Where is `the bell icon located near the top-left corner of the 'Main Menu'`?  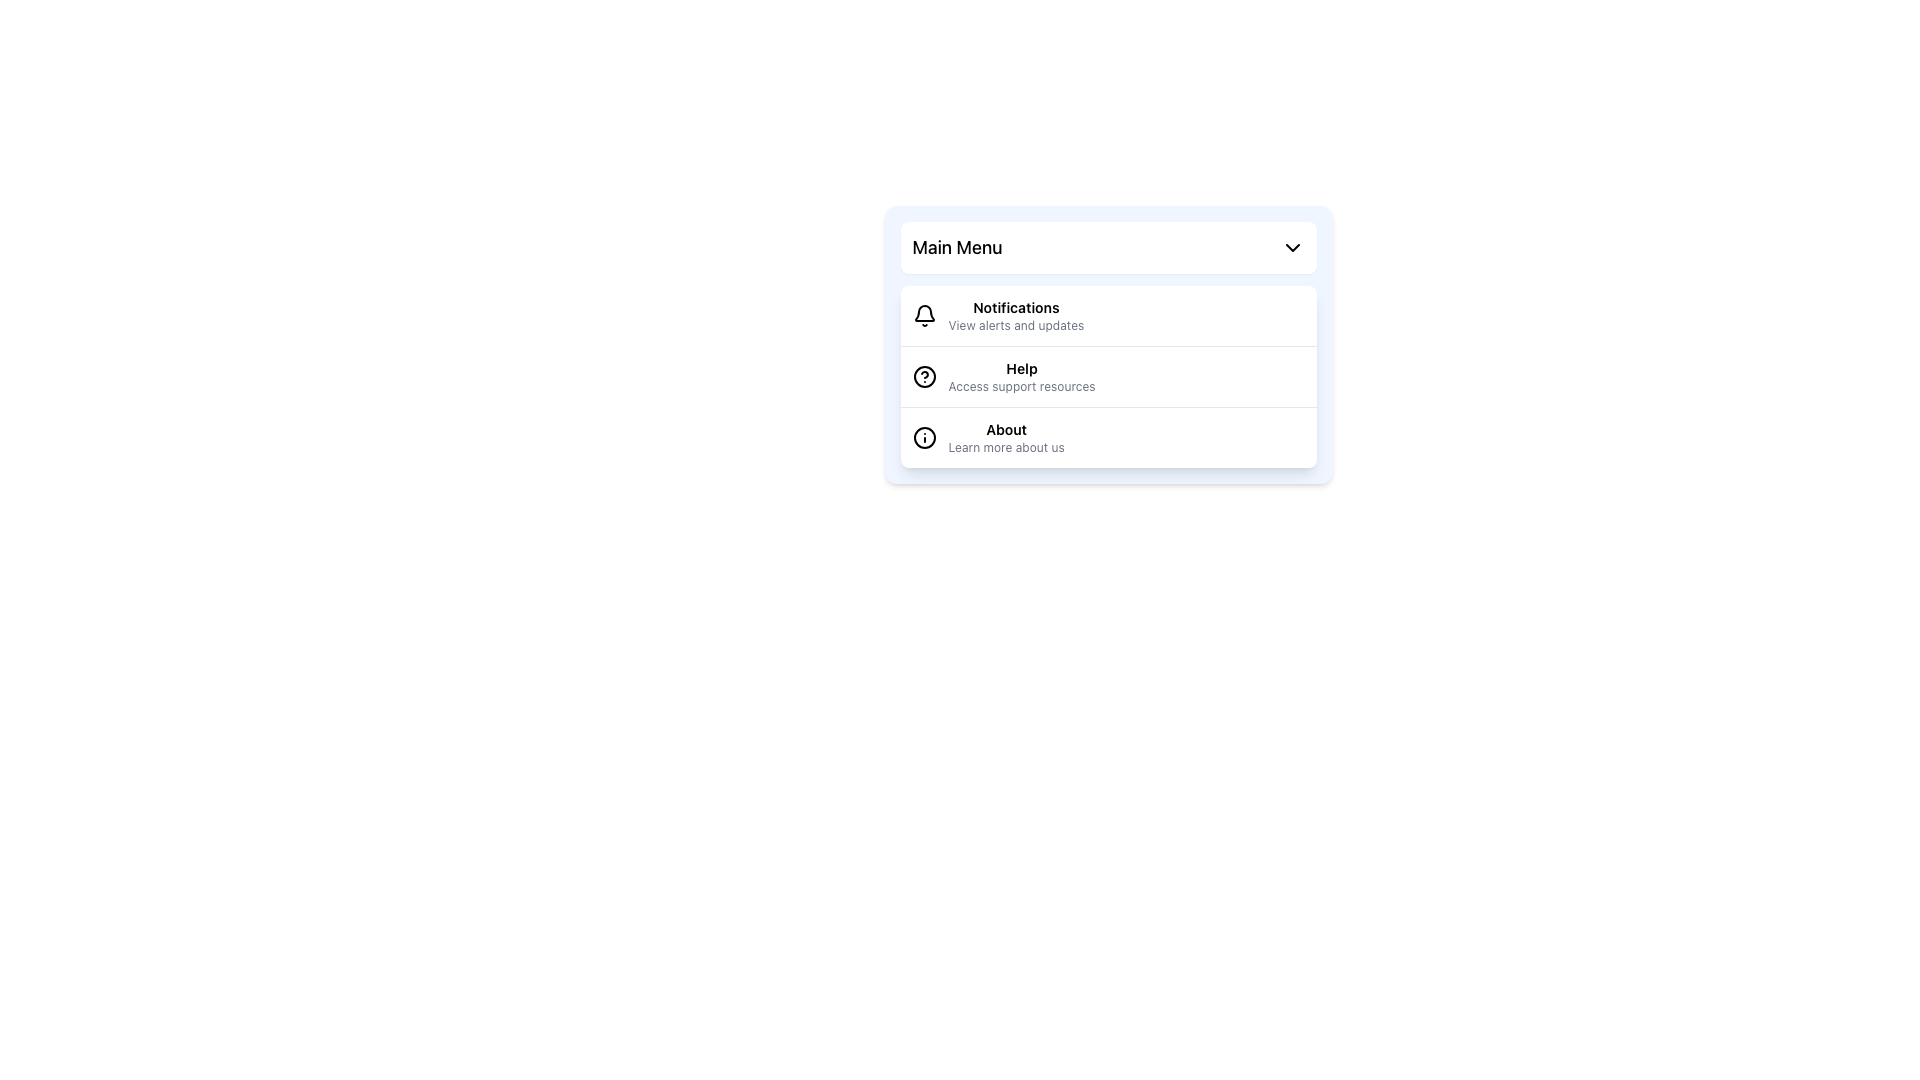
the bell icon located near the top-left corner of the 'Main Menu' is located at coordinates (923, 315).